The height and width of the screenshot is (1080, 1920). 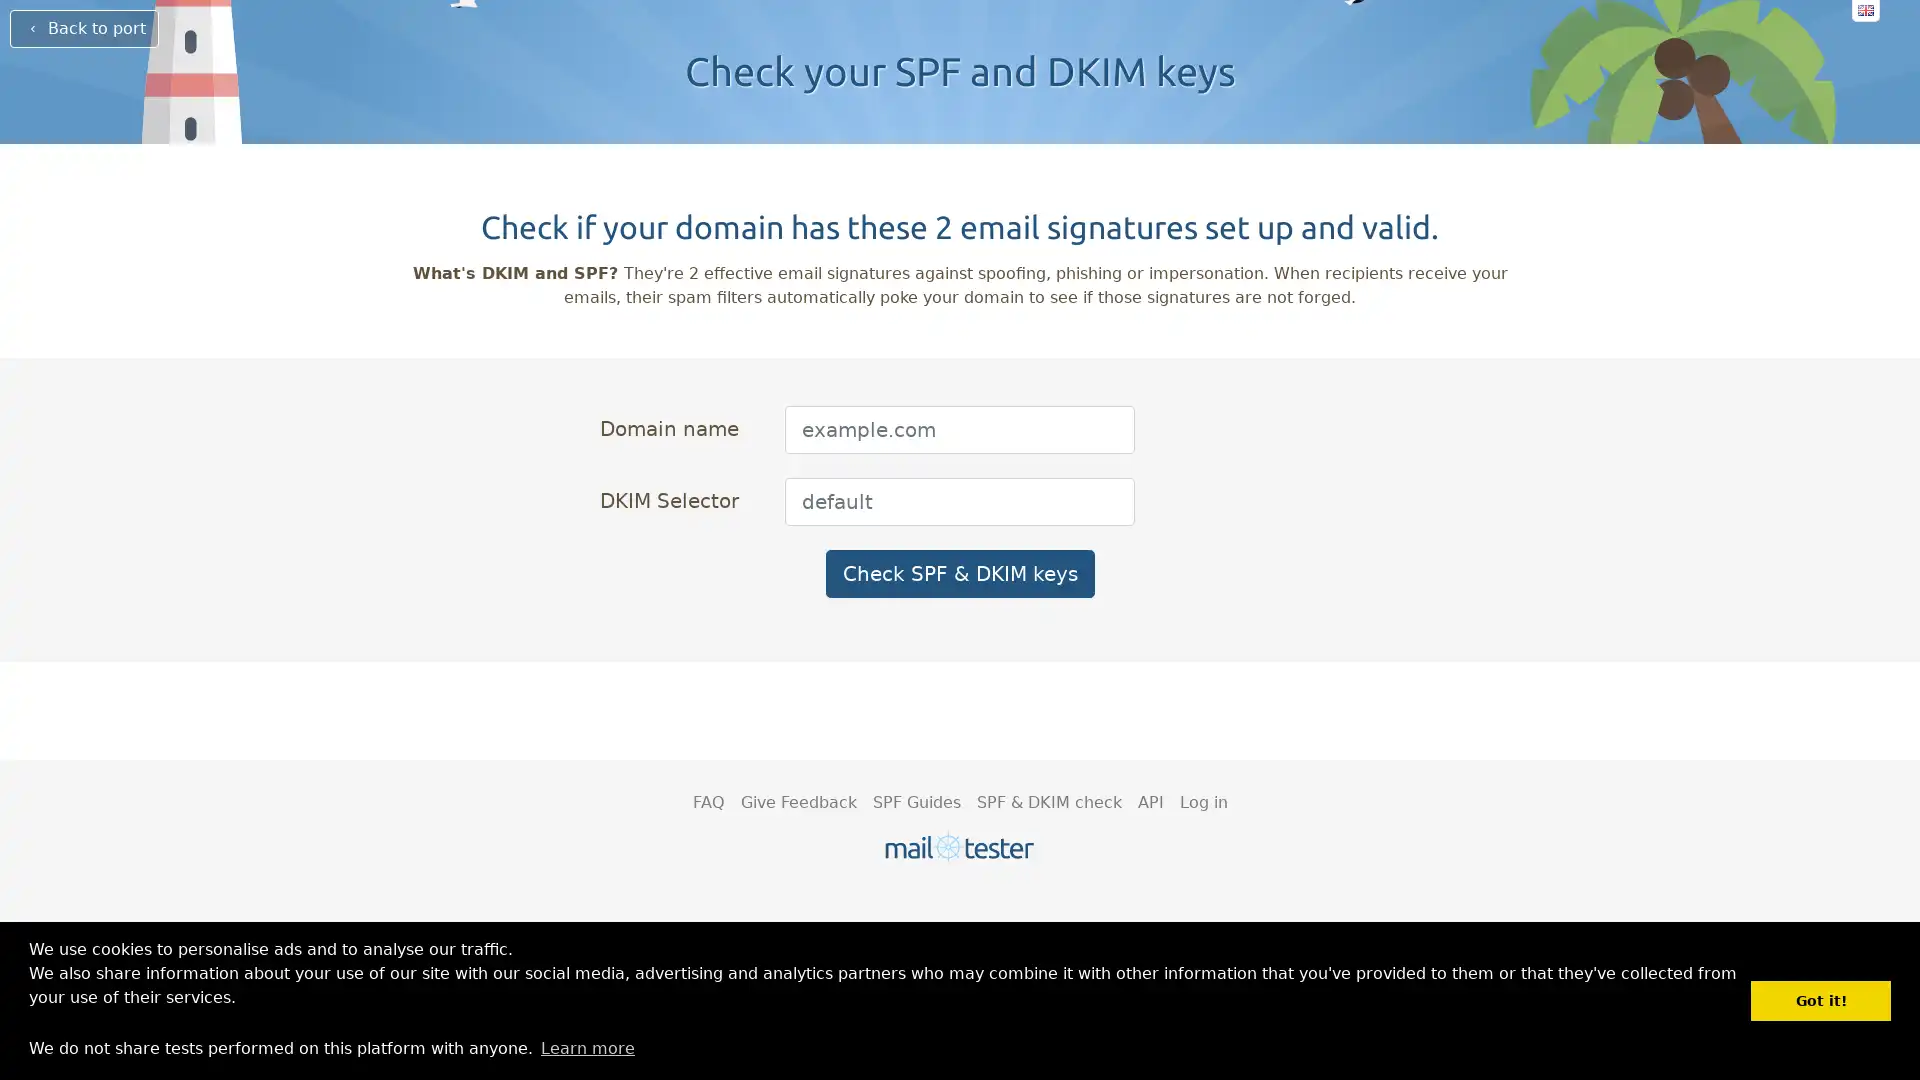 What do you see at coordinates (1820, 1000) in the screenshot?
I see `dismiss cookie message` at bounding box center [1820, 1000].